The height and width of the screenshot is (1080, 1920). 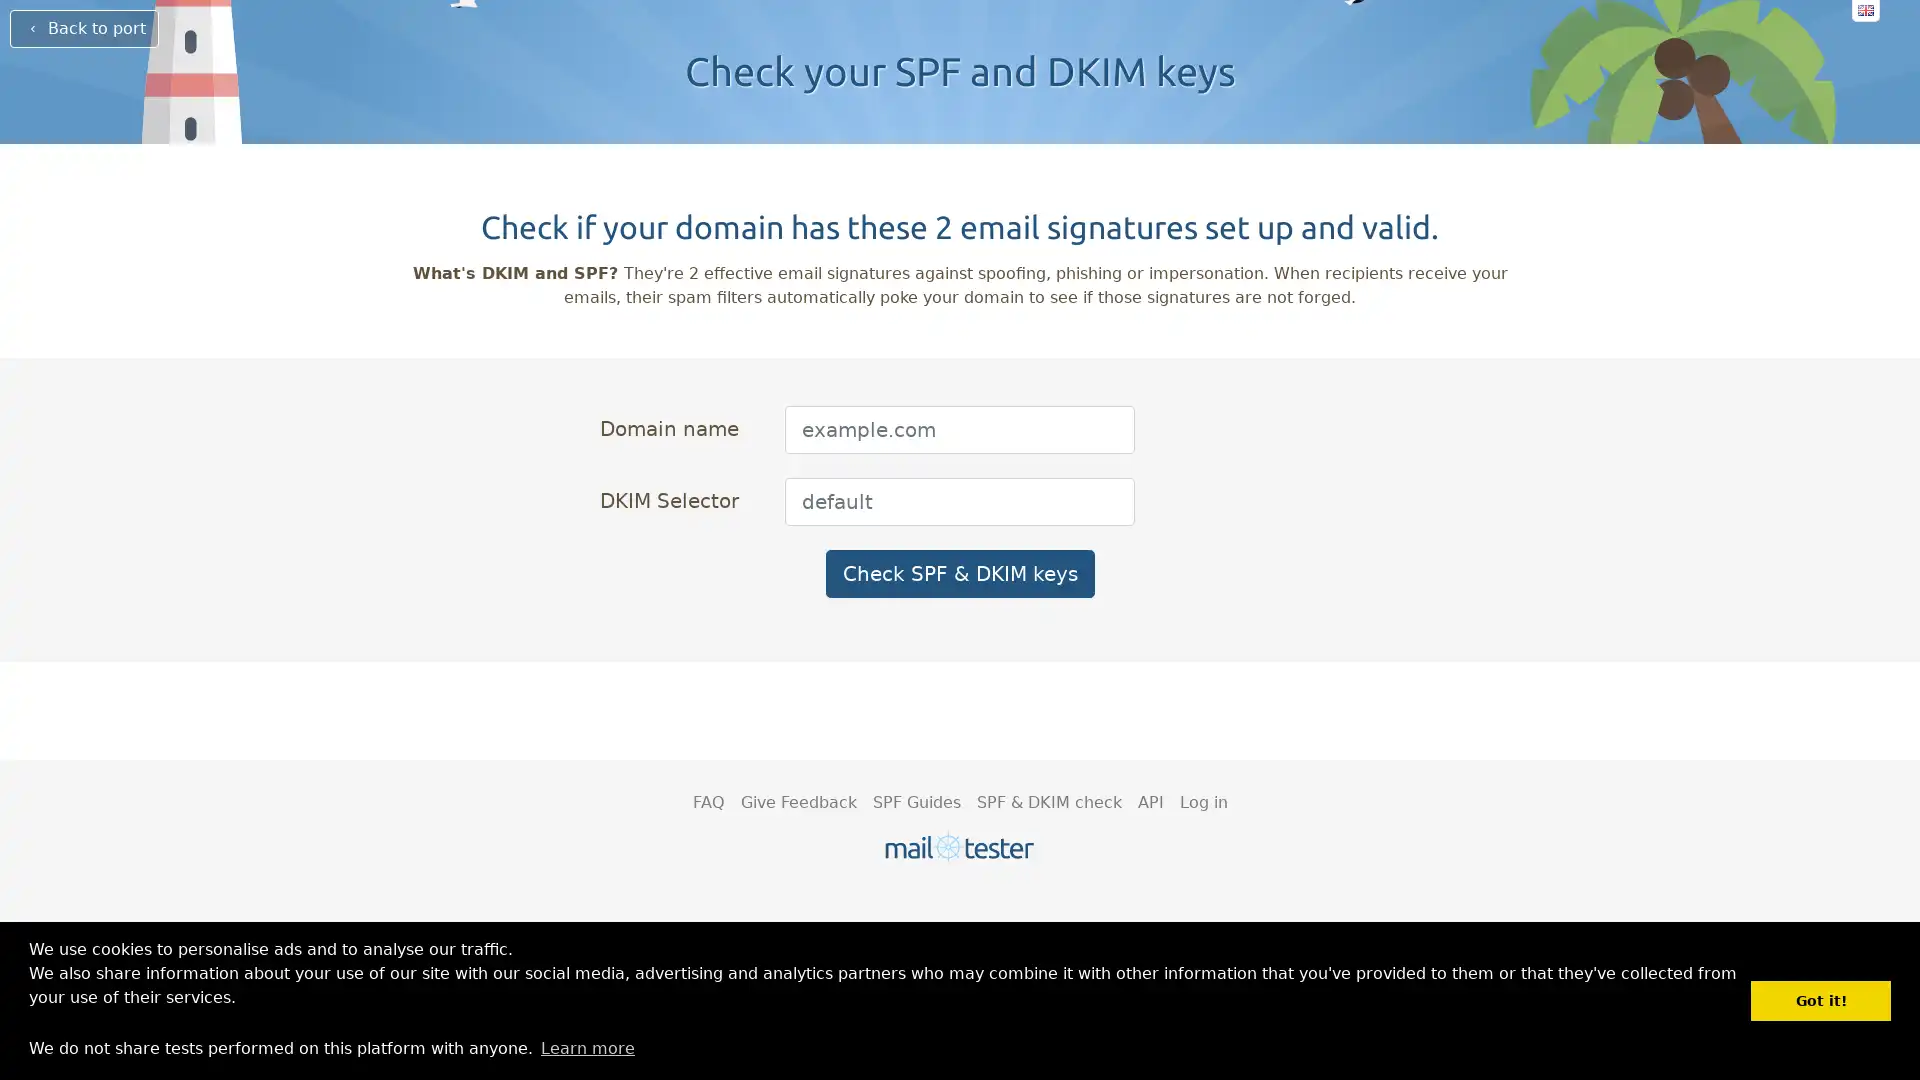 What do you see at coordinates (1820, 1000) in the screenshot?
I see `dismiss cookie message` at bounding box center [1820, 1000].